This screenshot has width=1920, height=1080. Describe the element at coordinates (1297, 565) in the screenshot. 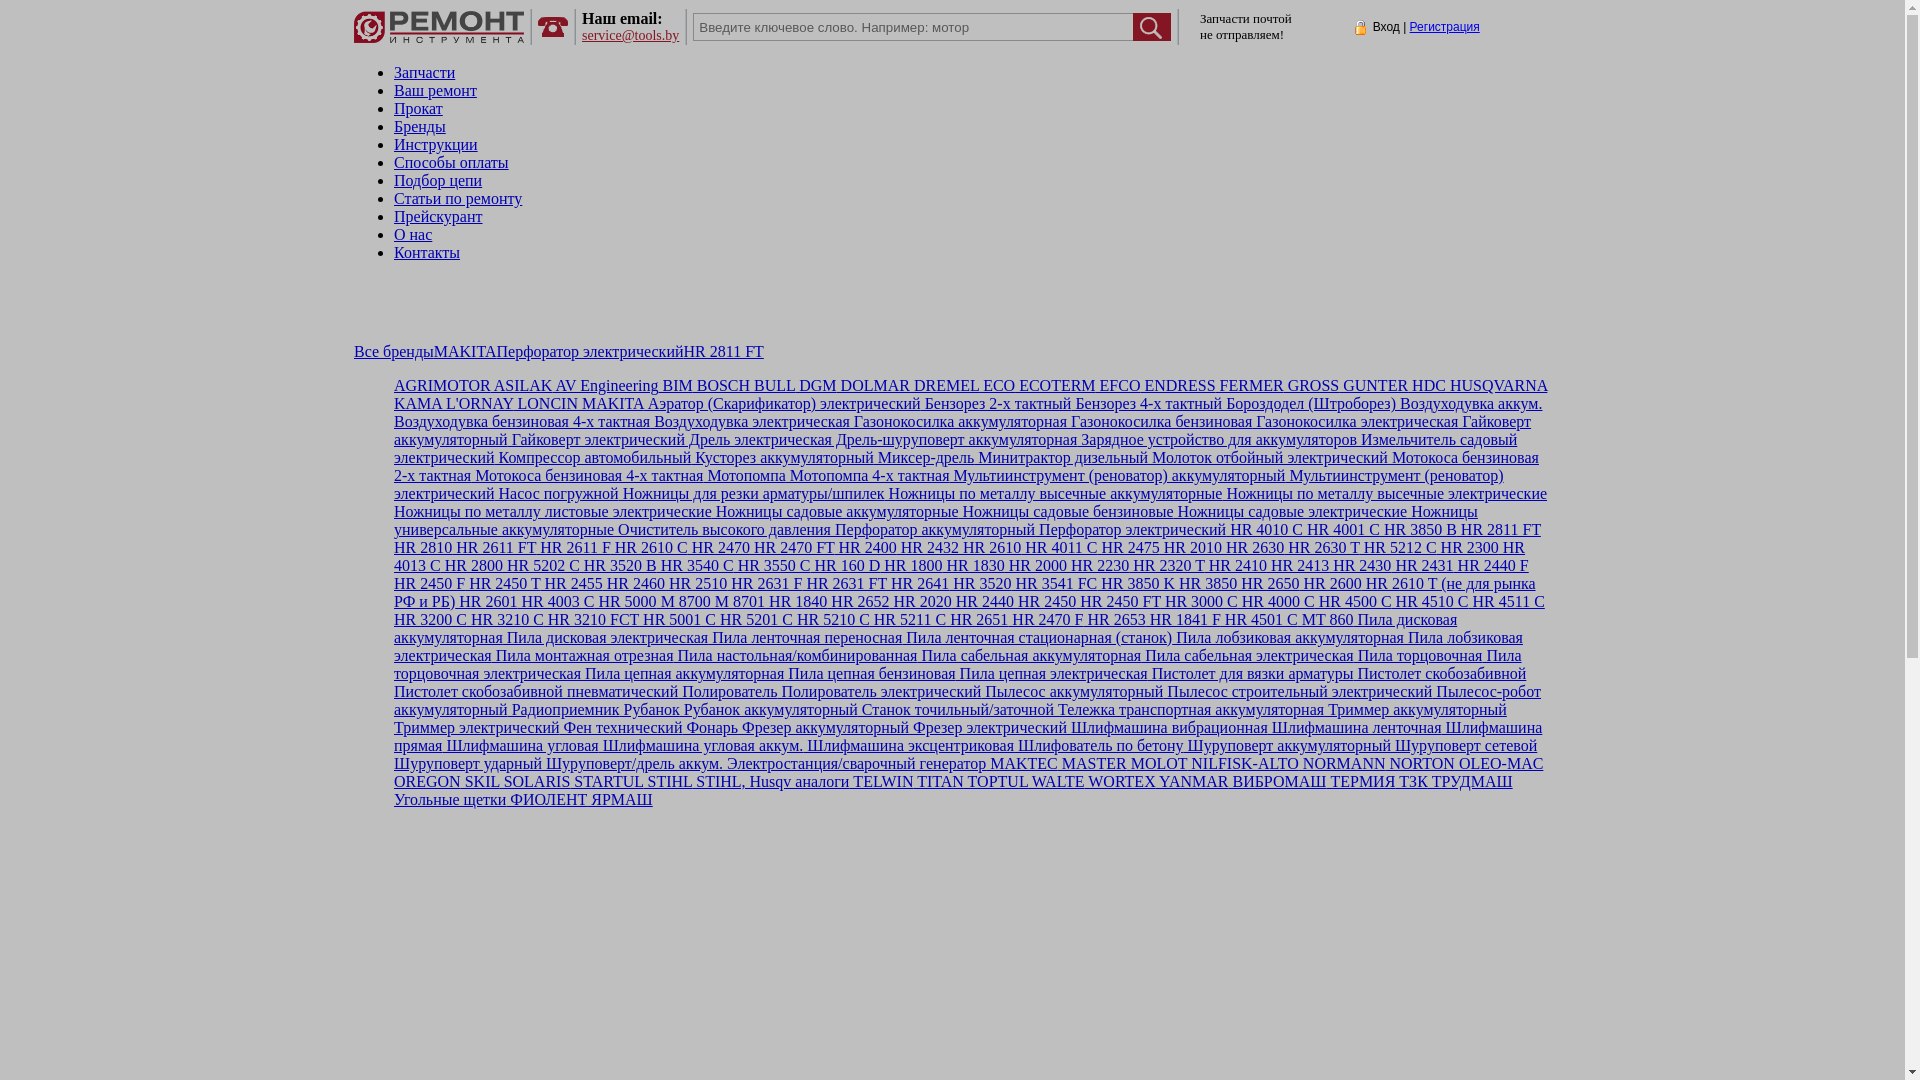

I see `'HR 2413'` at that location.